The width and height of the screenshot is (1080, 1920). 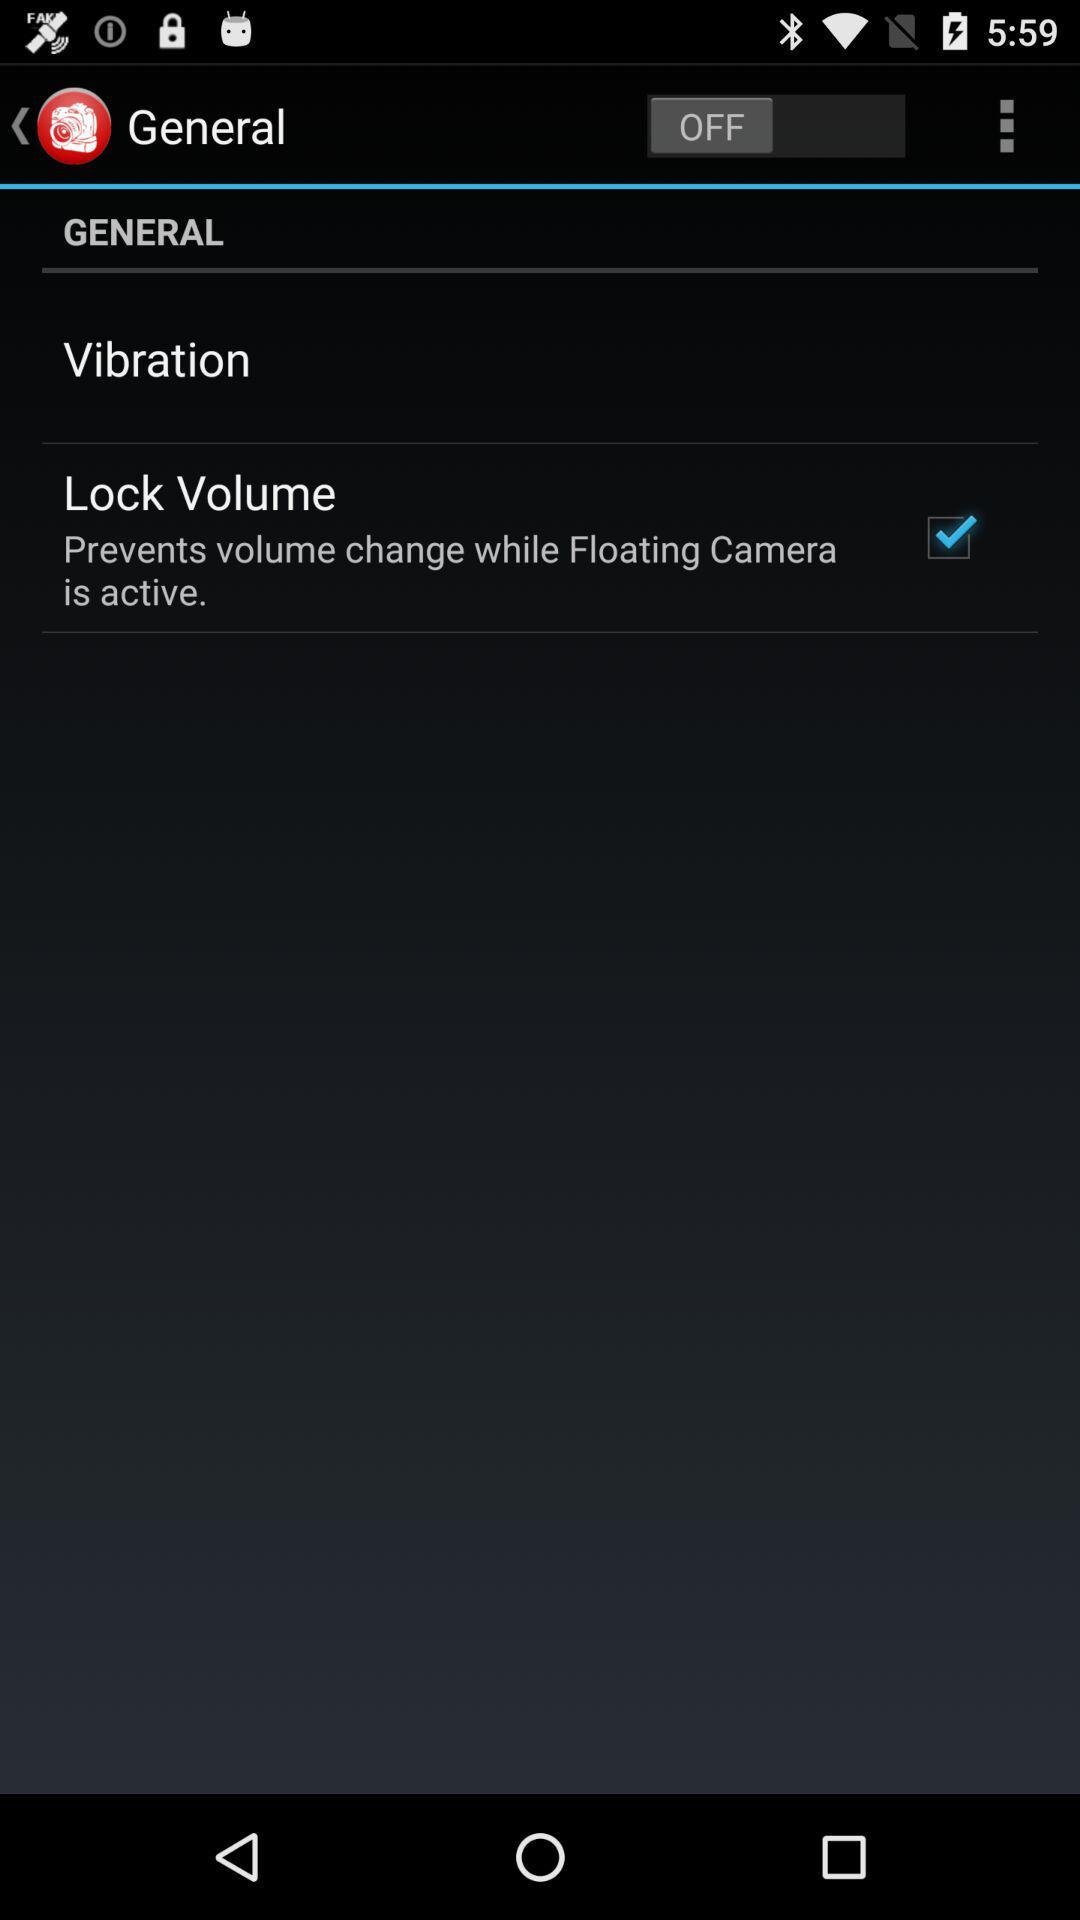 What do you see at coordinates (775, 124) in the screenshot?
I see `icon next to the general app` at bounding box center [775, 124].